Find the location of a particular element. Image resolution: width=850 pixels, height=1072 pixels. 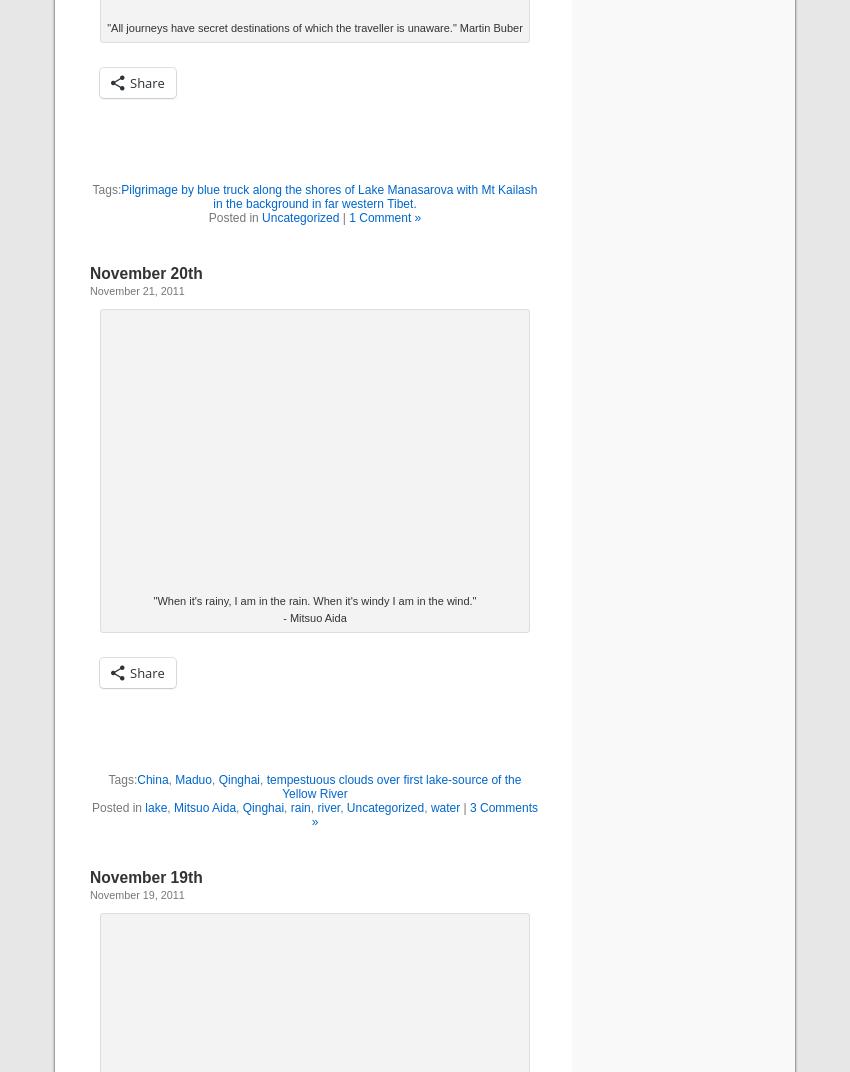

'November 21, 2011' is located at coordinates (137, 290).